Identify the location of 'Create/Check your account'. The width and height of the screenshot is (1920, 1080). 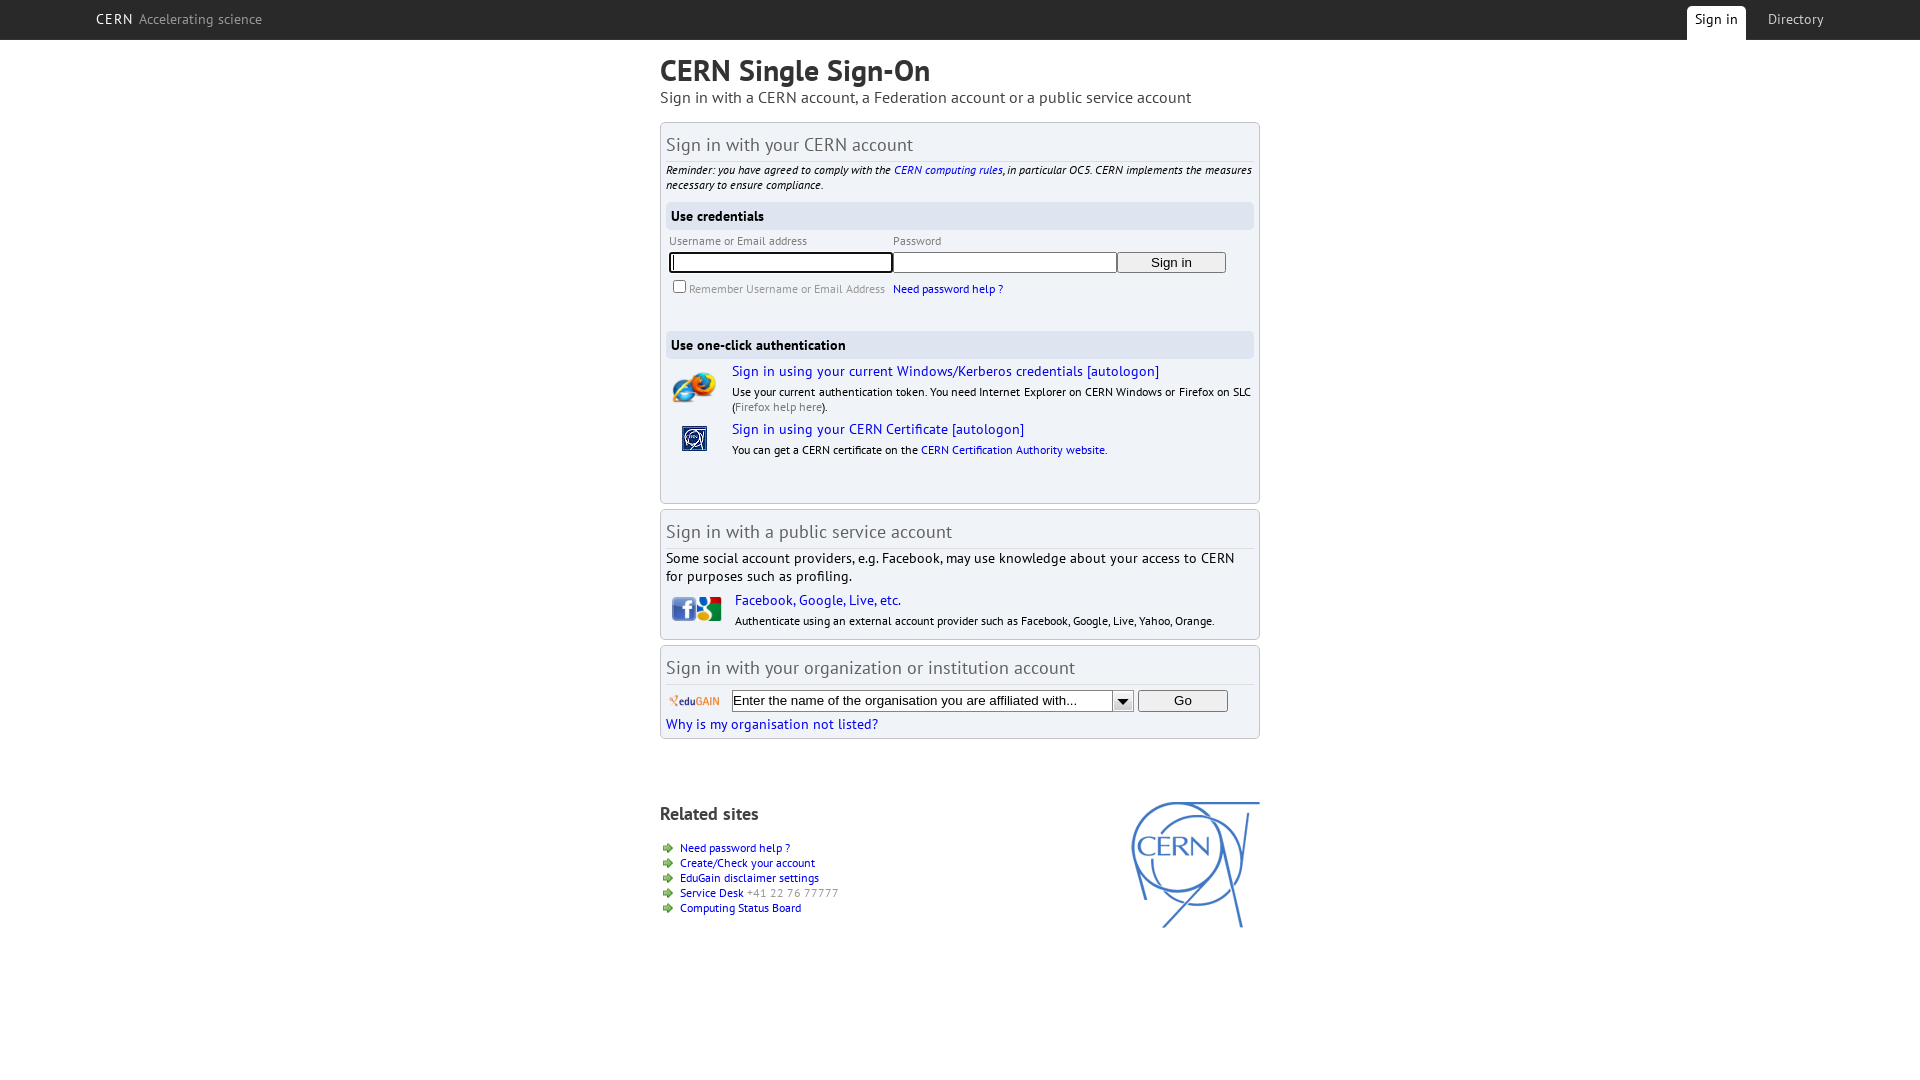
(746, 861).